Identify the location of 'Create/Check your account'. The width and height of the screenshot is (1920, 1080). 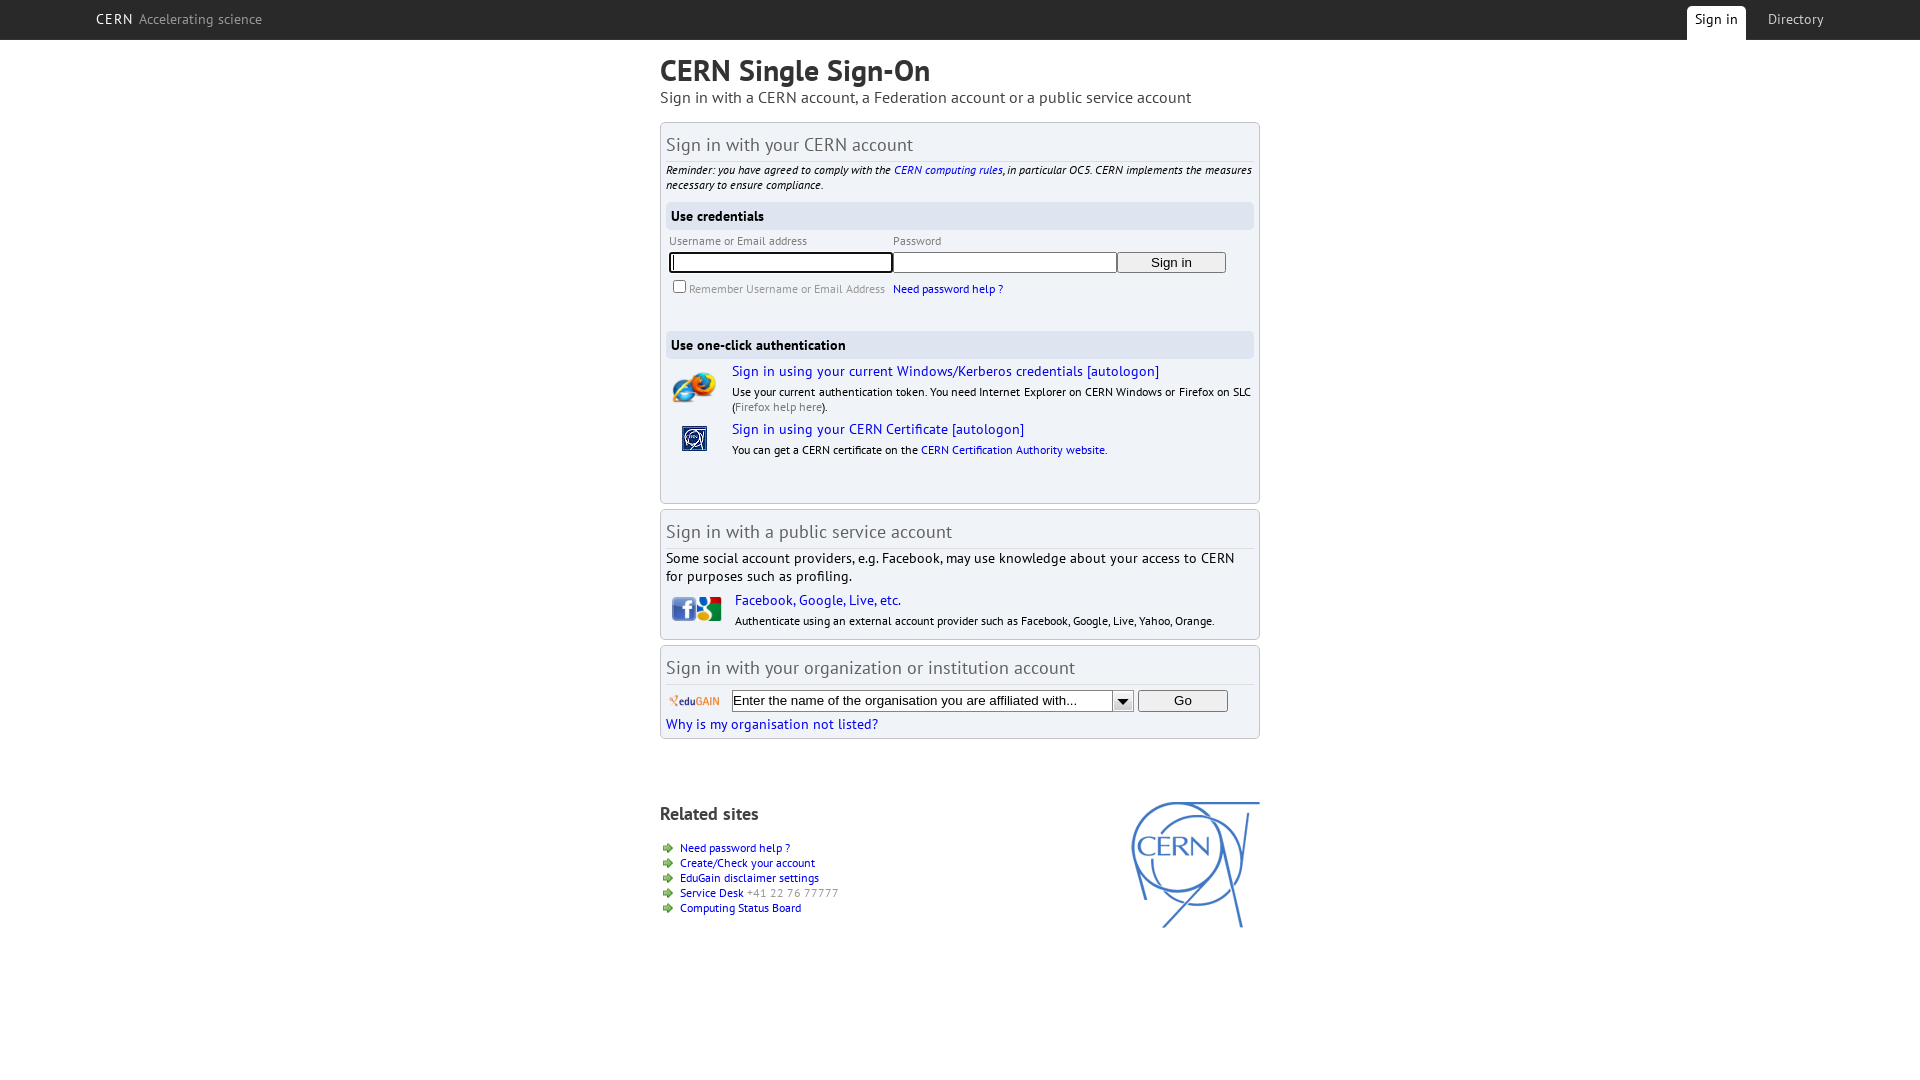
(746, 861).